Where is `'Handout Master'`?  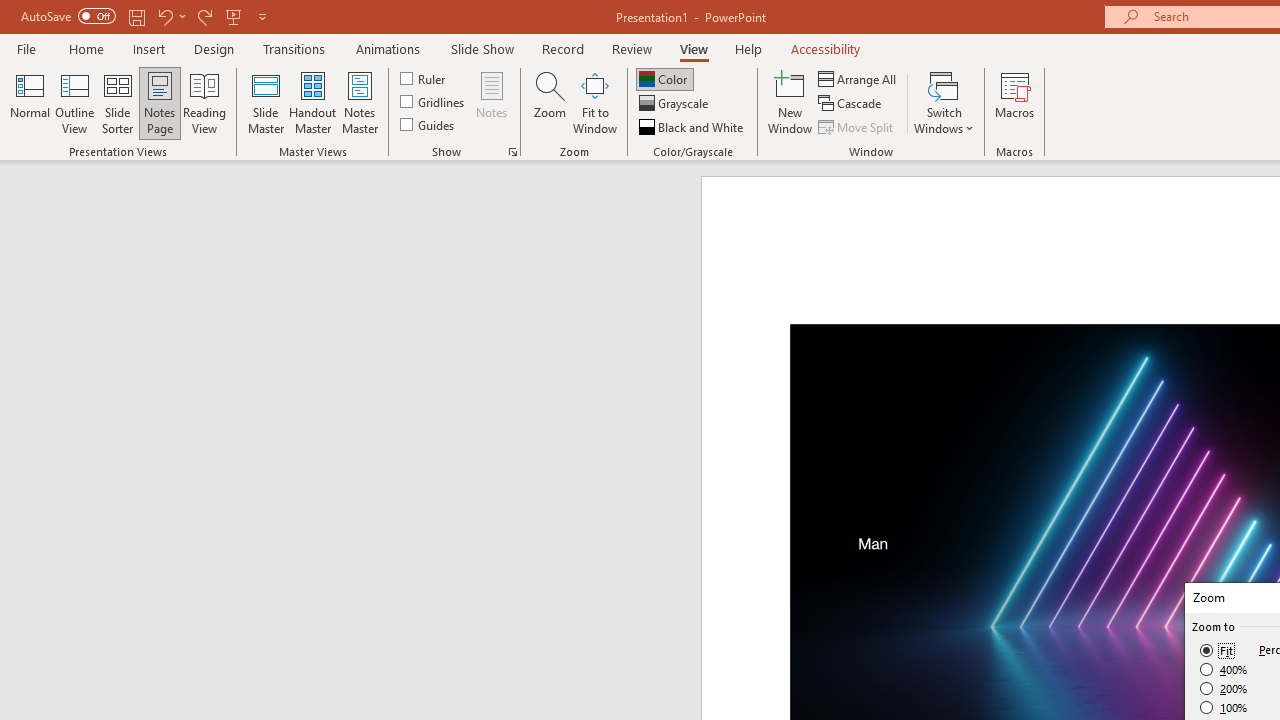
'Handout Master' is located at coordinates (311, 103).